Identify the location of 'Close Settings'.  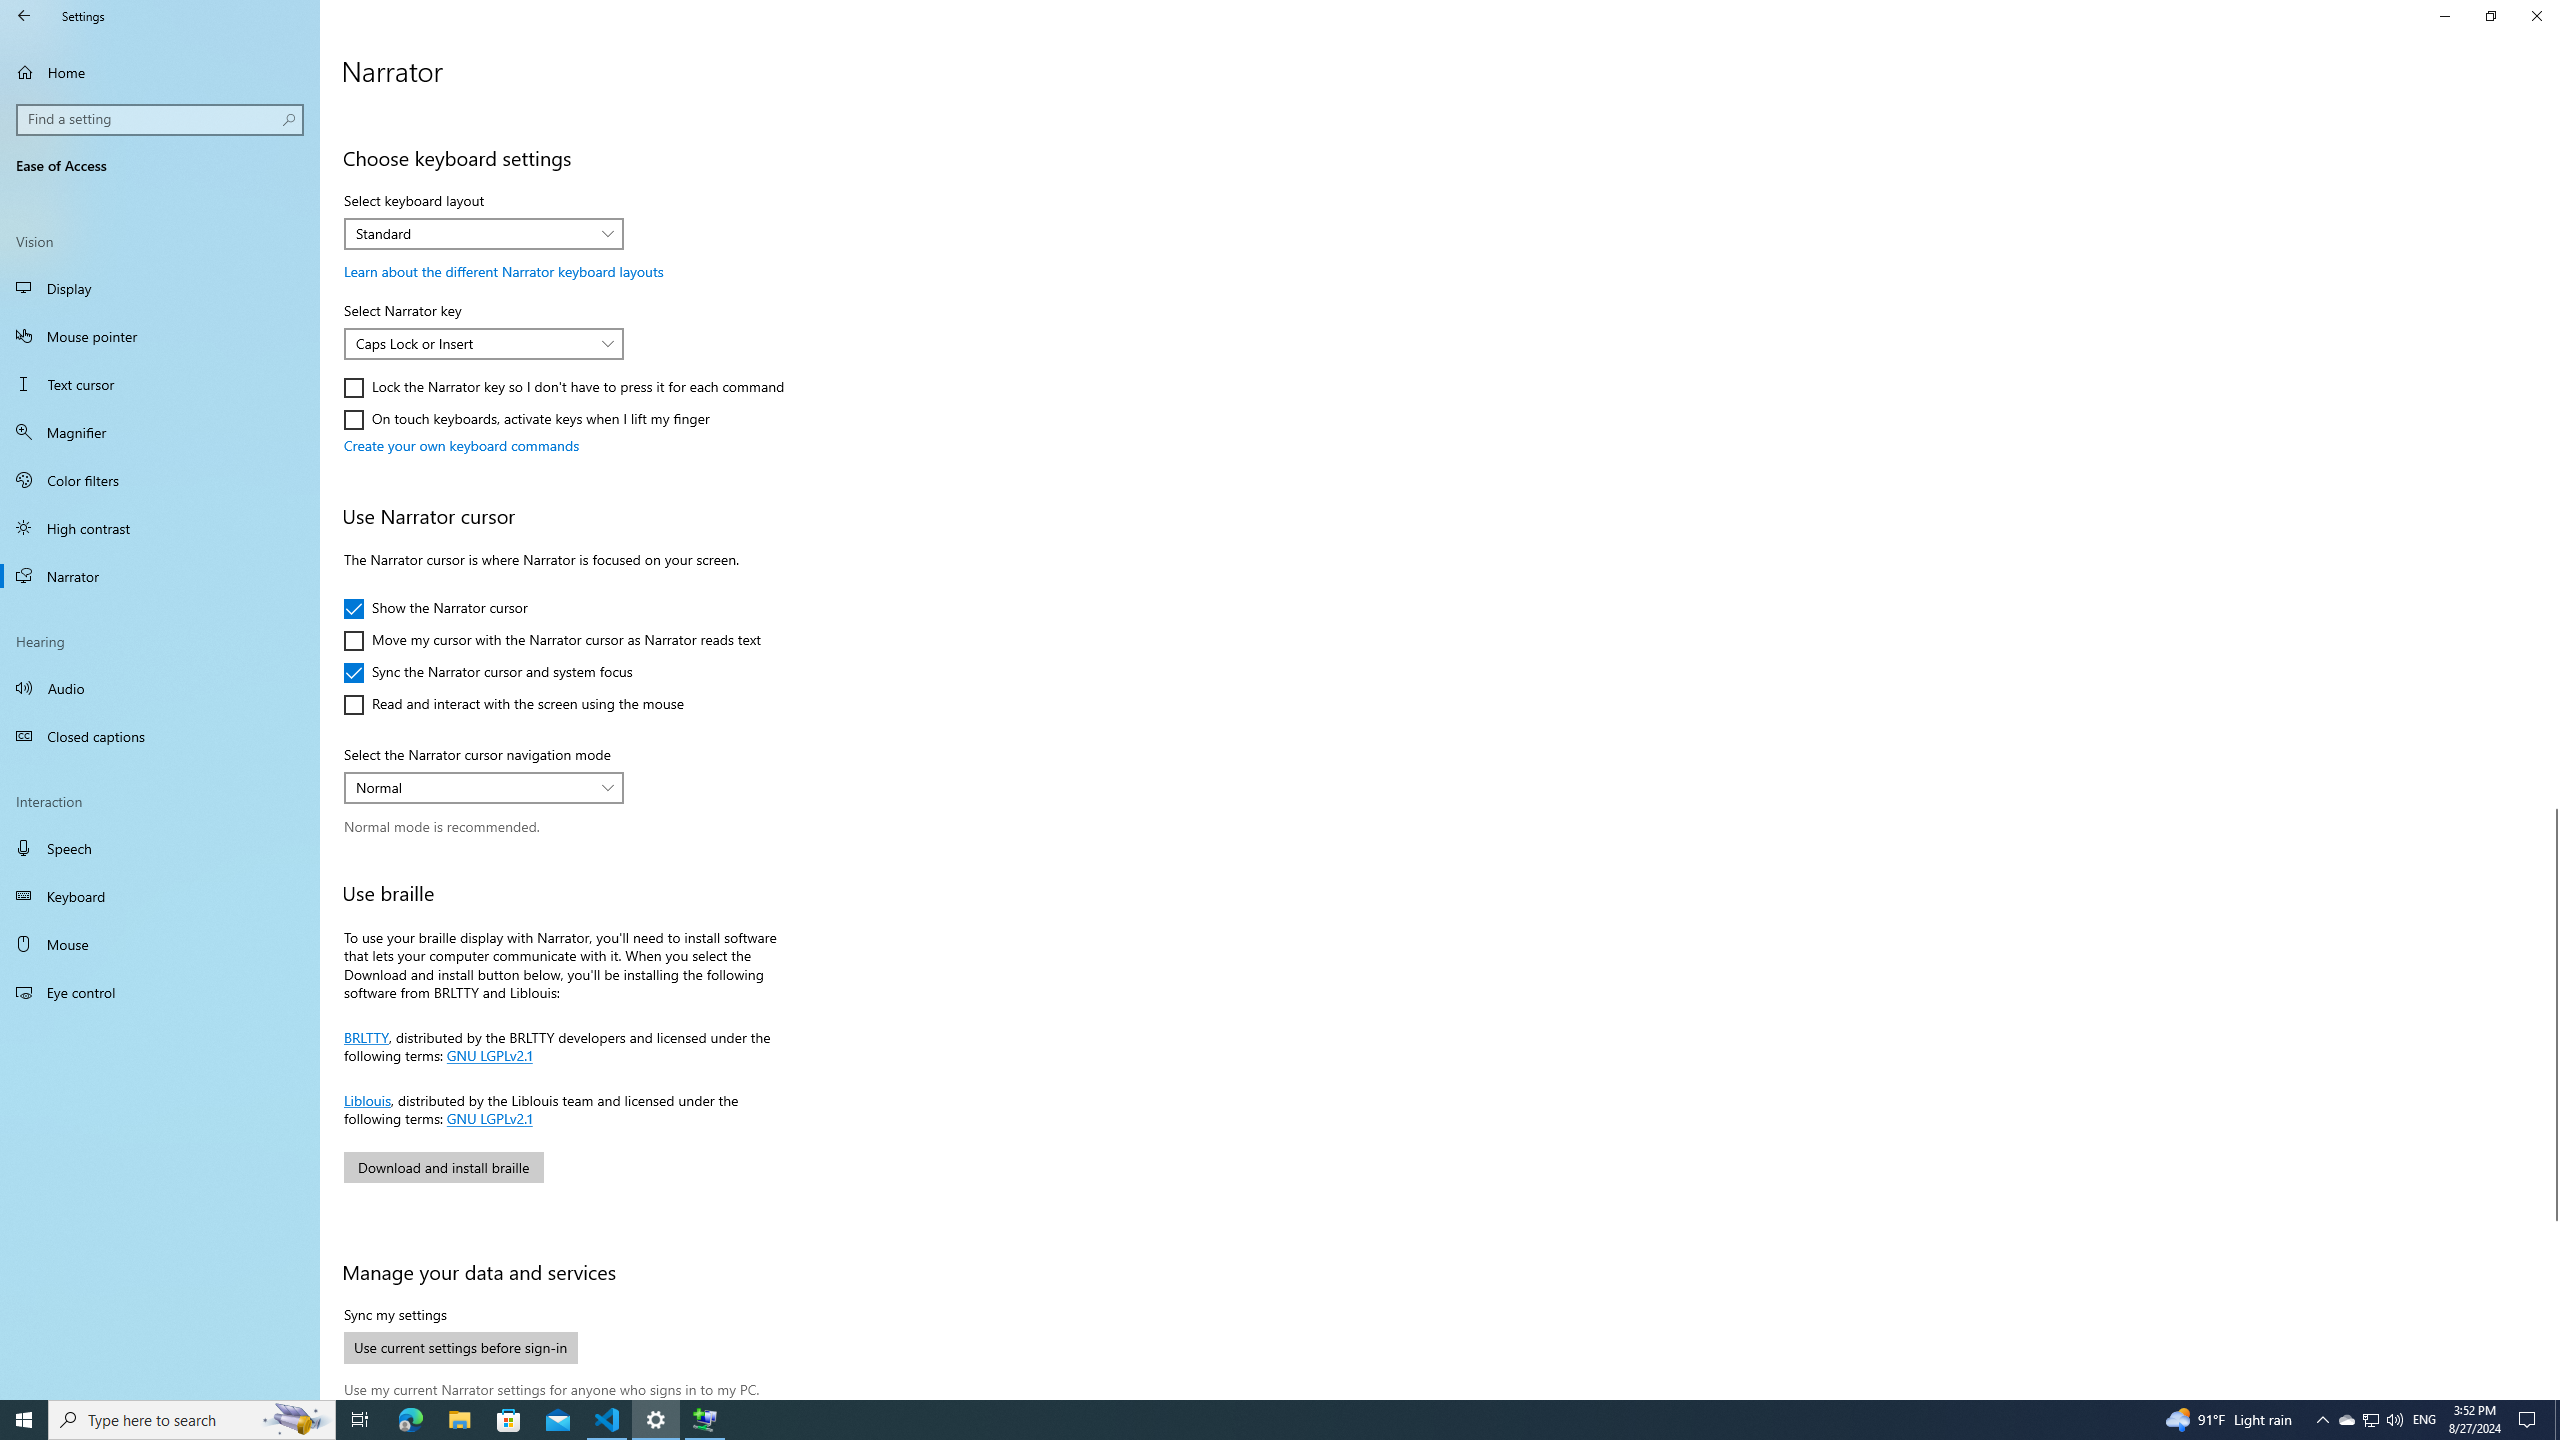
(2535, 15).